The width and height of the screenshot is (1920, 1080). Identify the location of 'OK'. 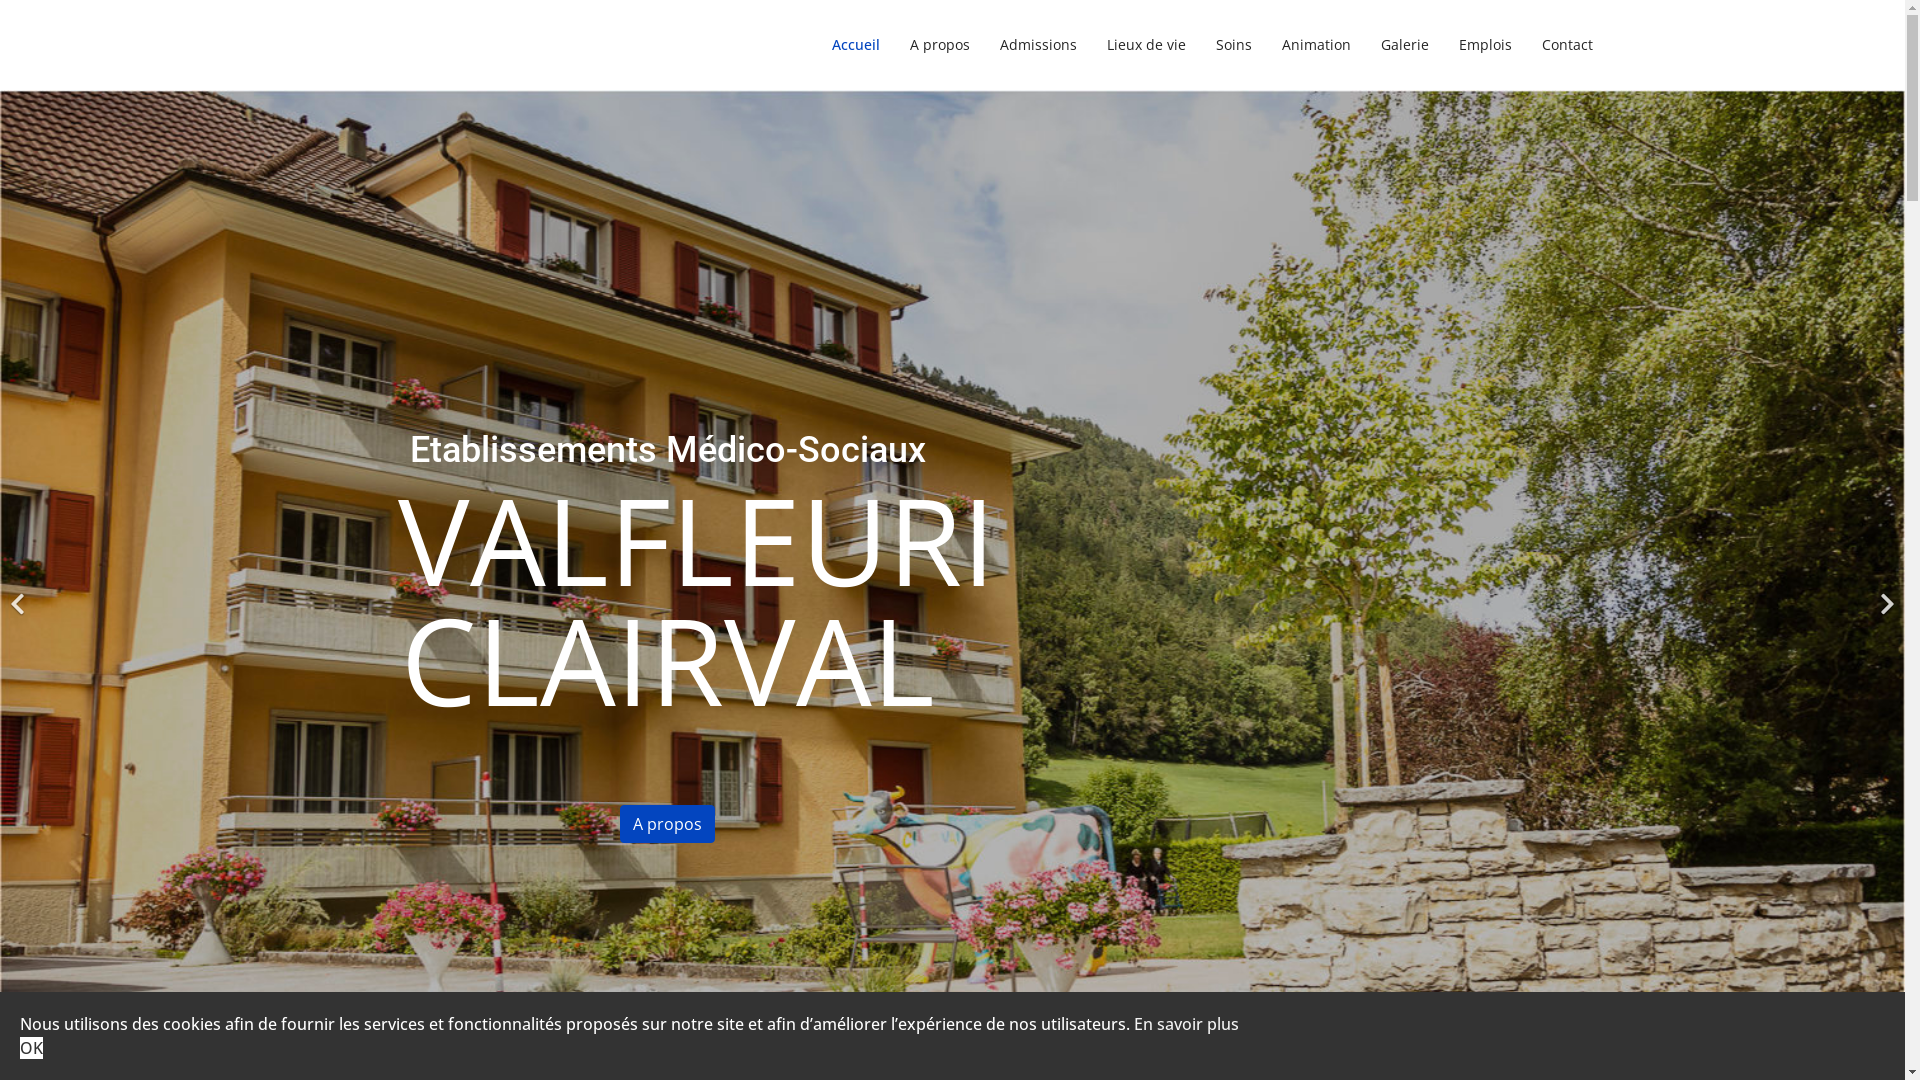
(31, 1047).